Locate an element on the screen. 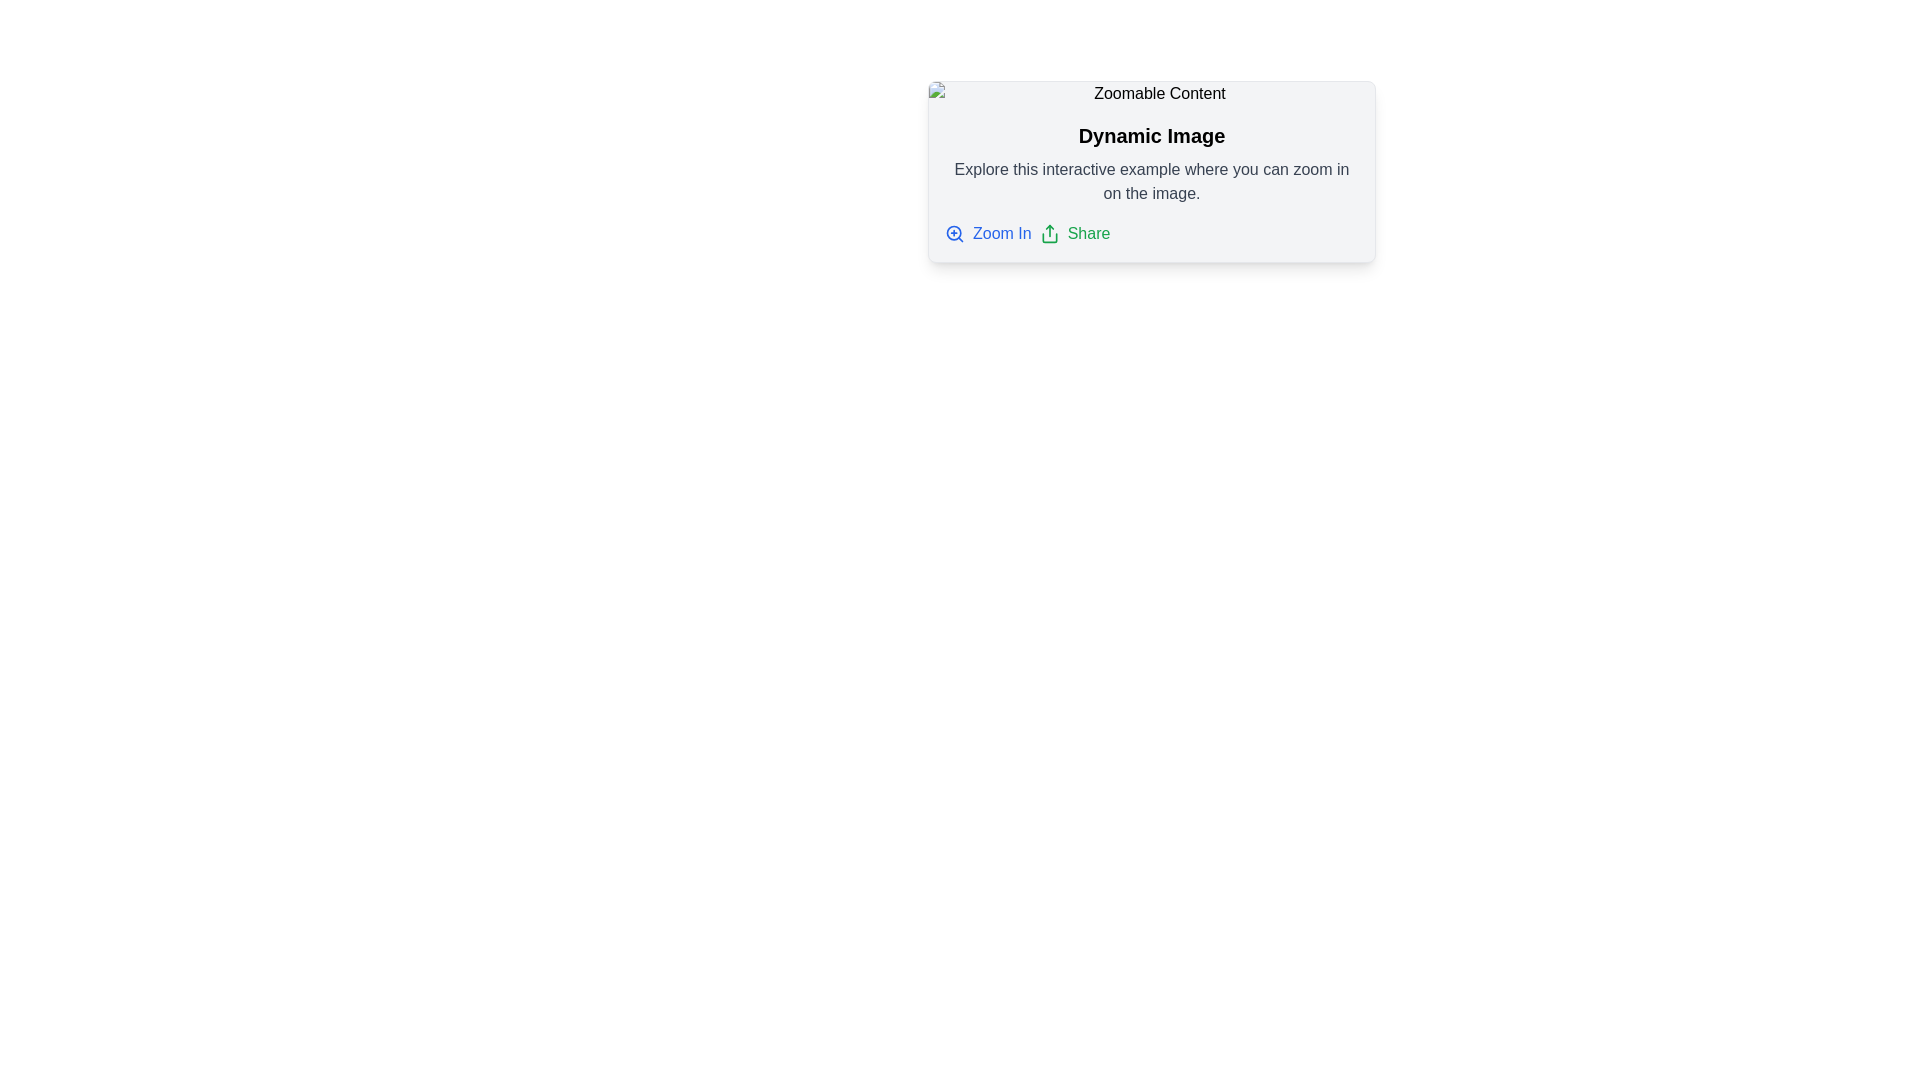  the zoom-in icon located near the left side of the 'Zoom In' label, positioned slightly below it is located at coordinates (954, 233).